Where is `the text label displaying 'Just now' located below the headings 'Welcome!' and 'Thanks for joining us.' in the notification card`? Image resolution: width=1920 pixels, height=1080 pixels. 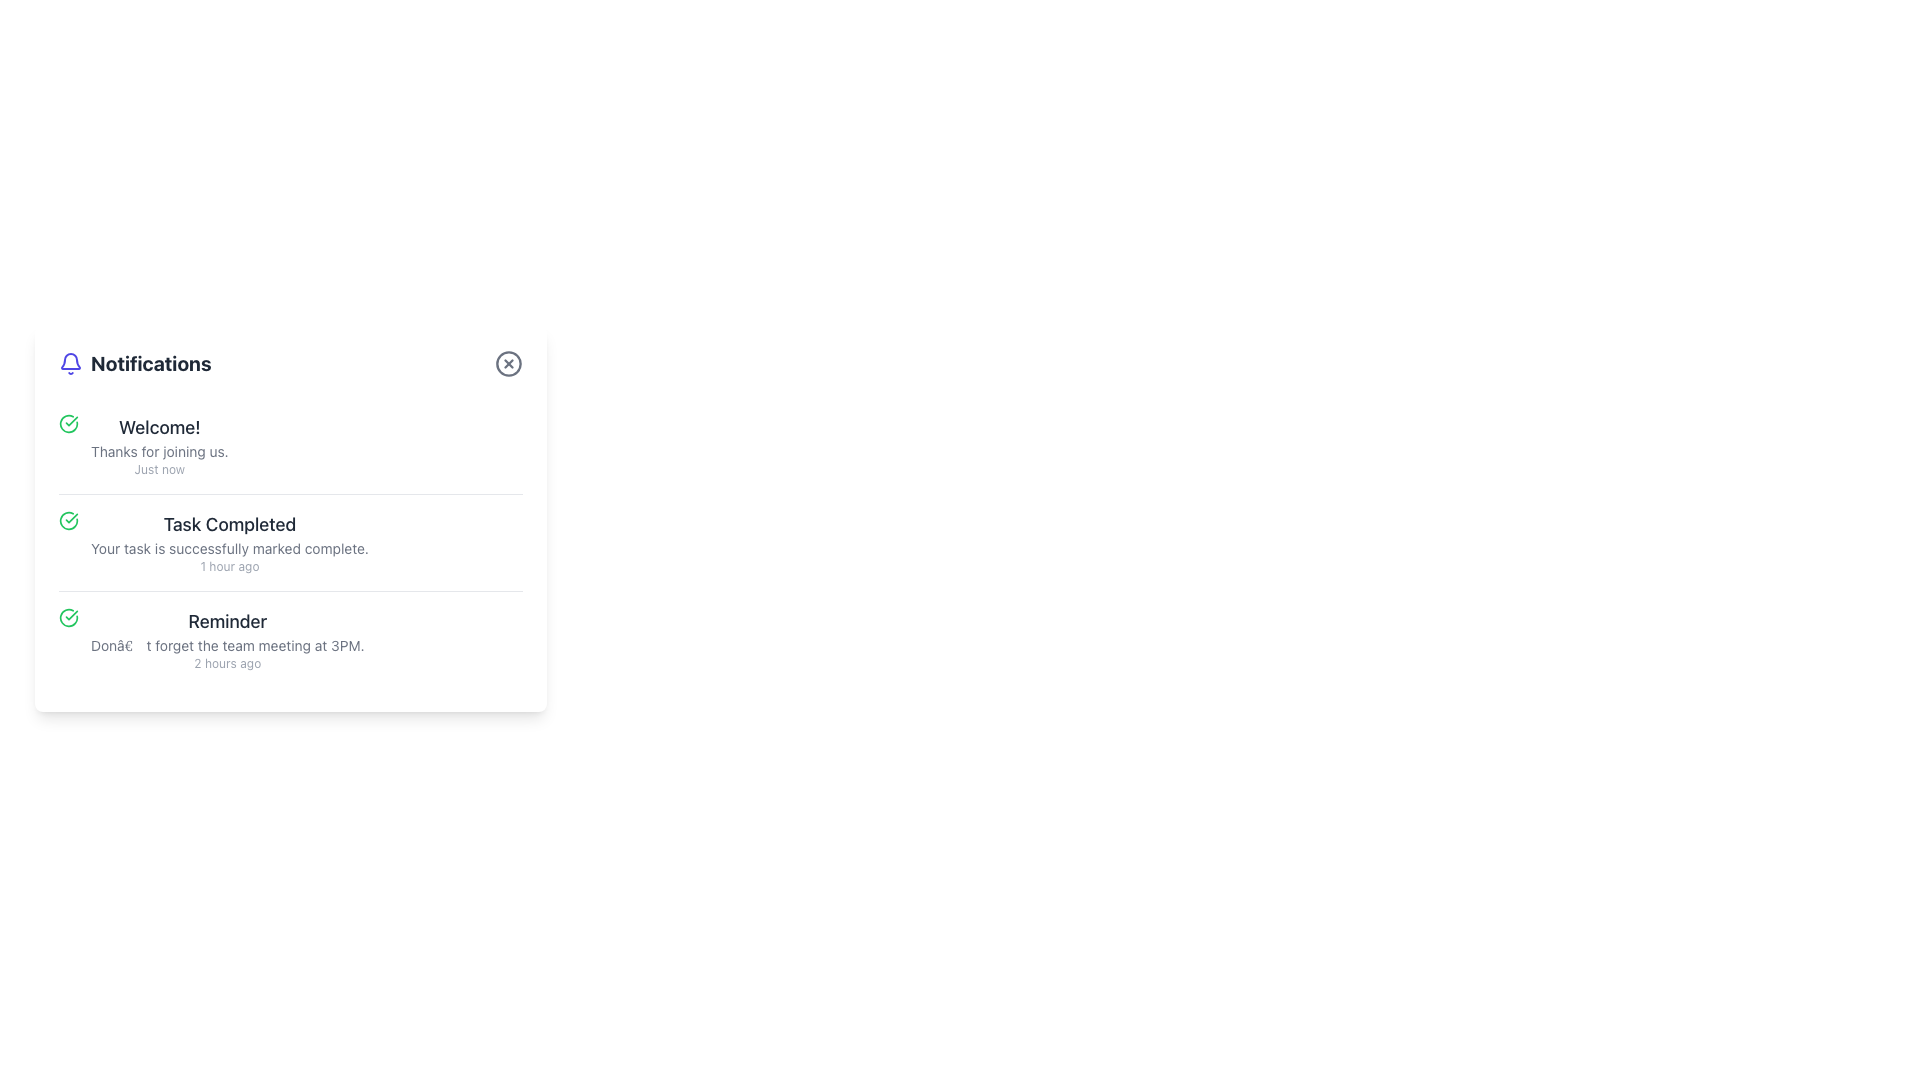 the text label displaying 'Just now' located below the headings 'Welcome!' and 'Thanks for joining us.' in the notification card is located at coordinates (158, 470).